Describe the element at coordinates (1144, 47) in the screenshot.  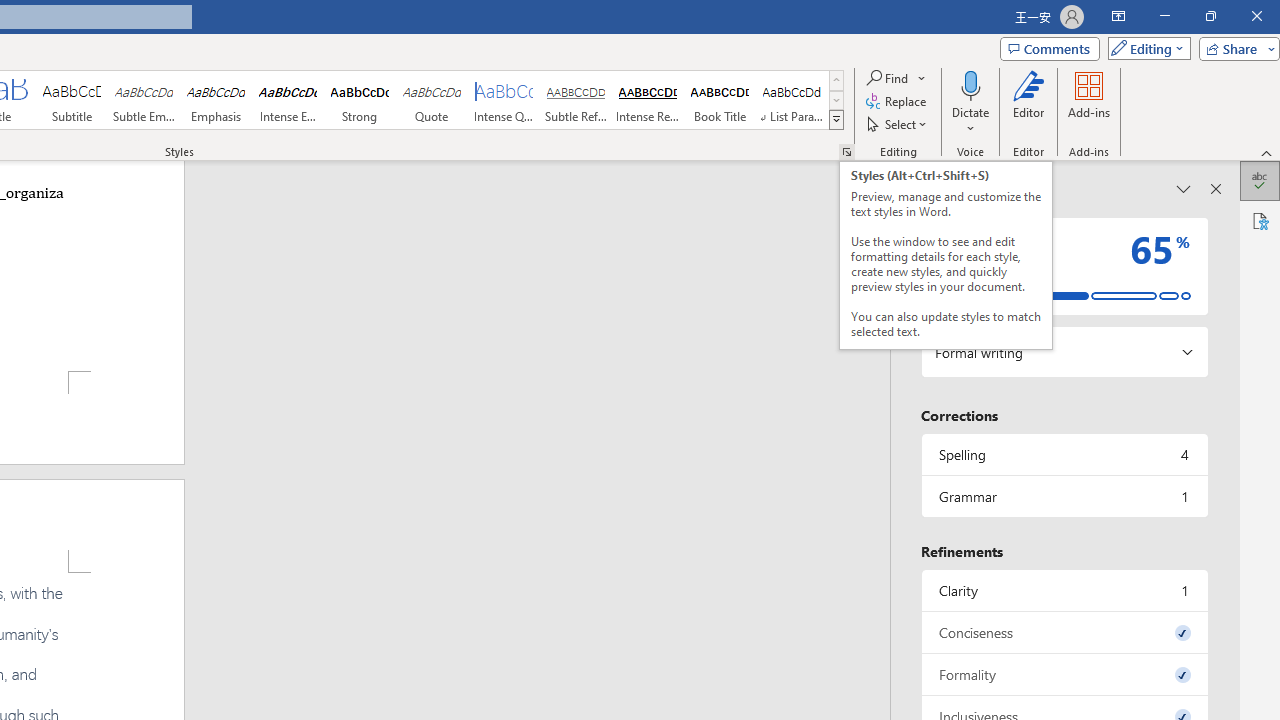
I see `'Editing'` at that location.